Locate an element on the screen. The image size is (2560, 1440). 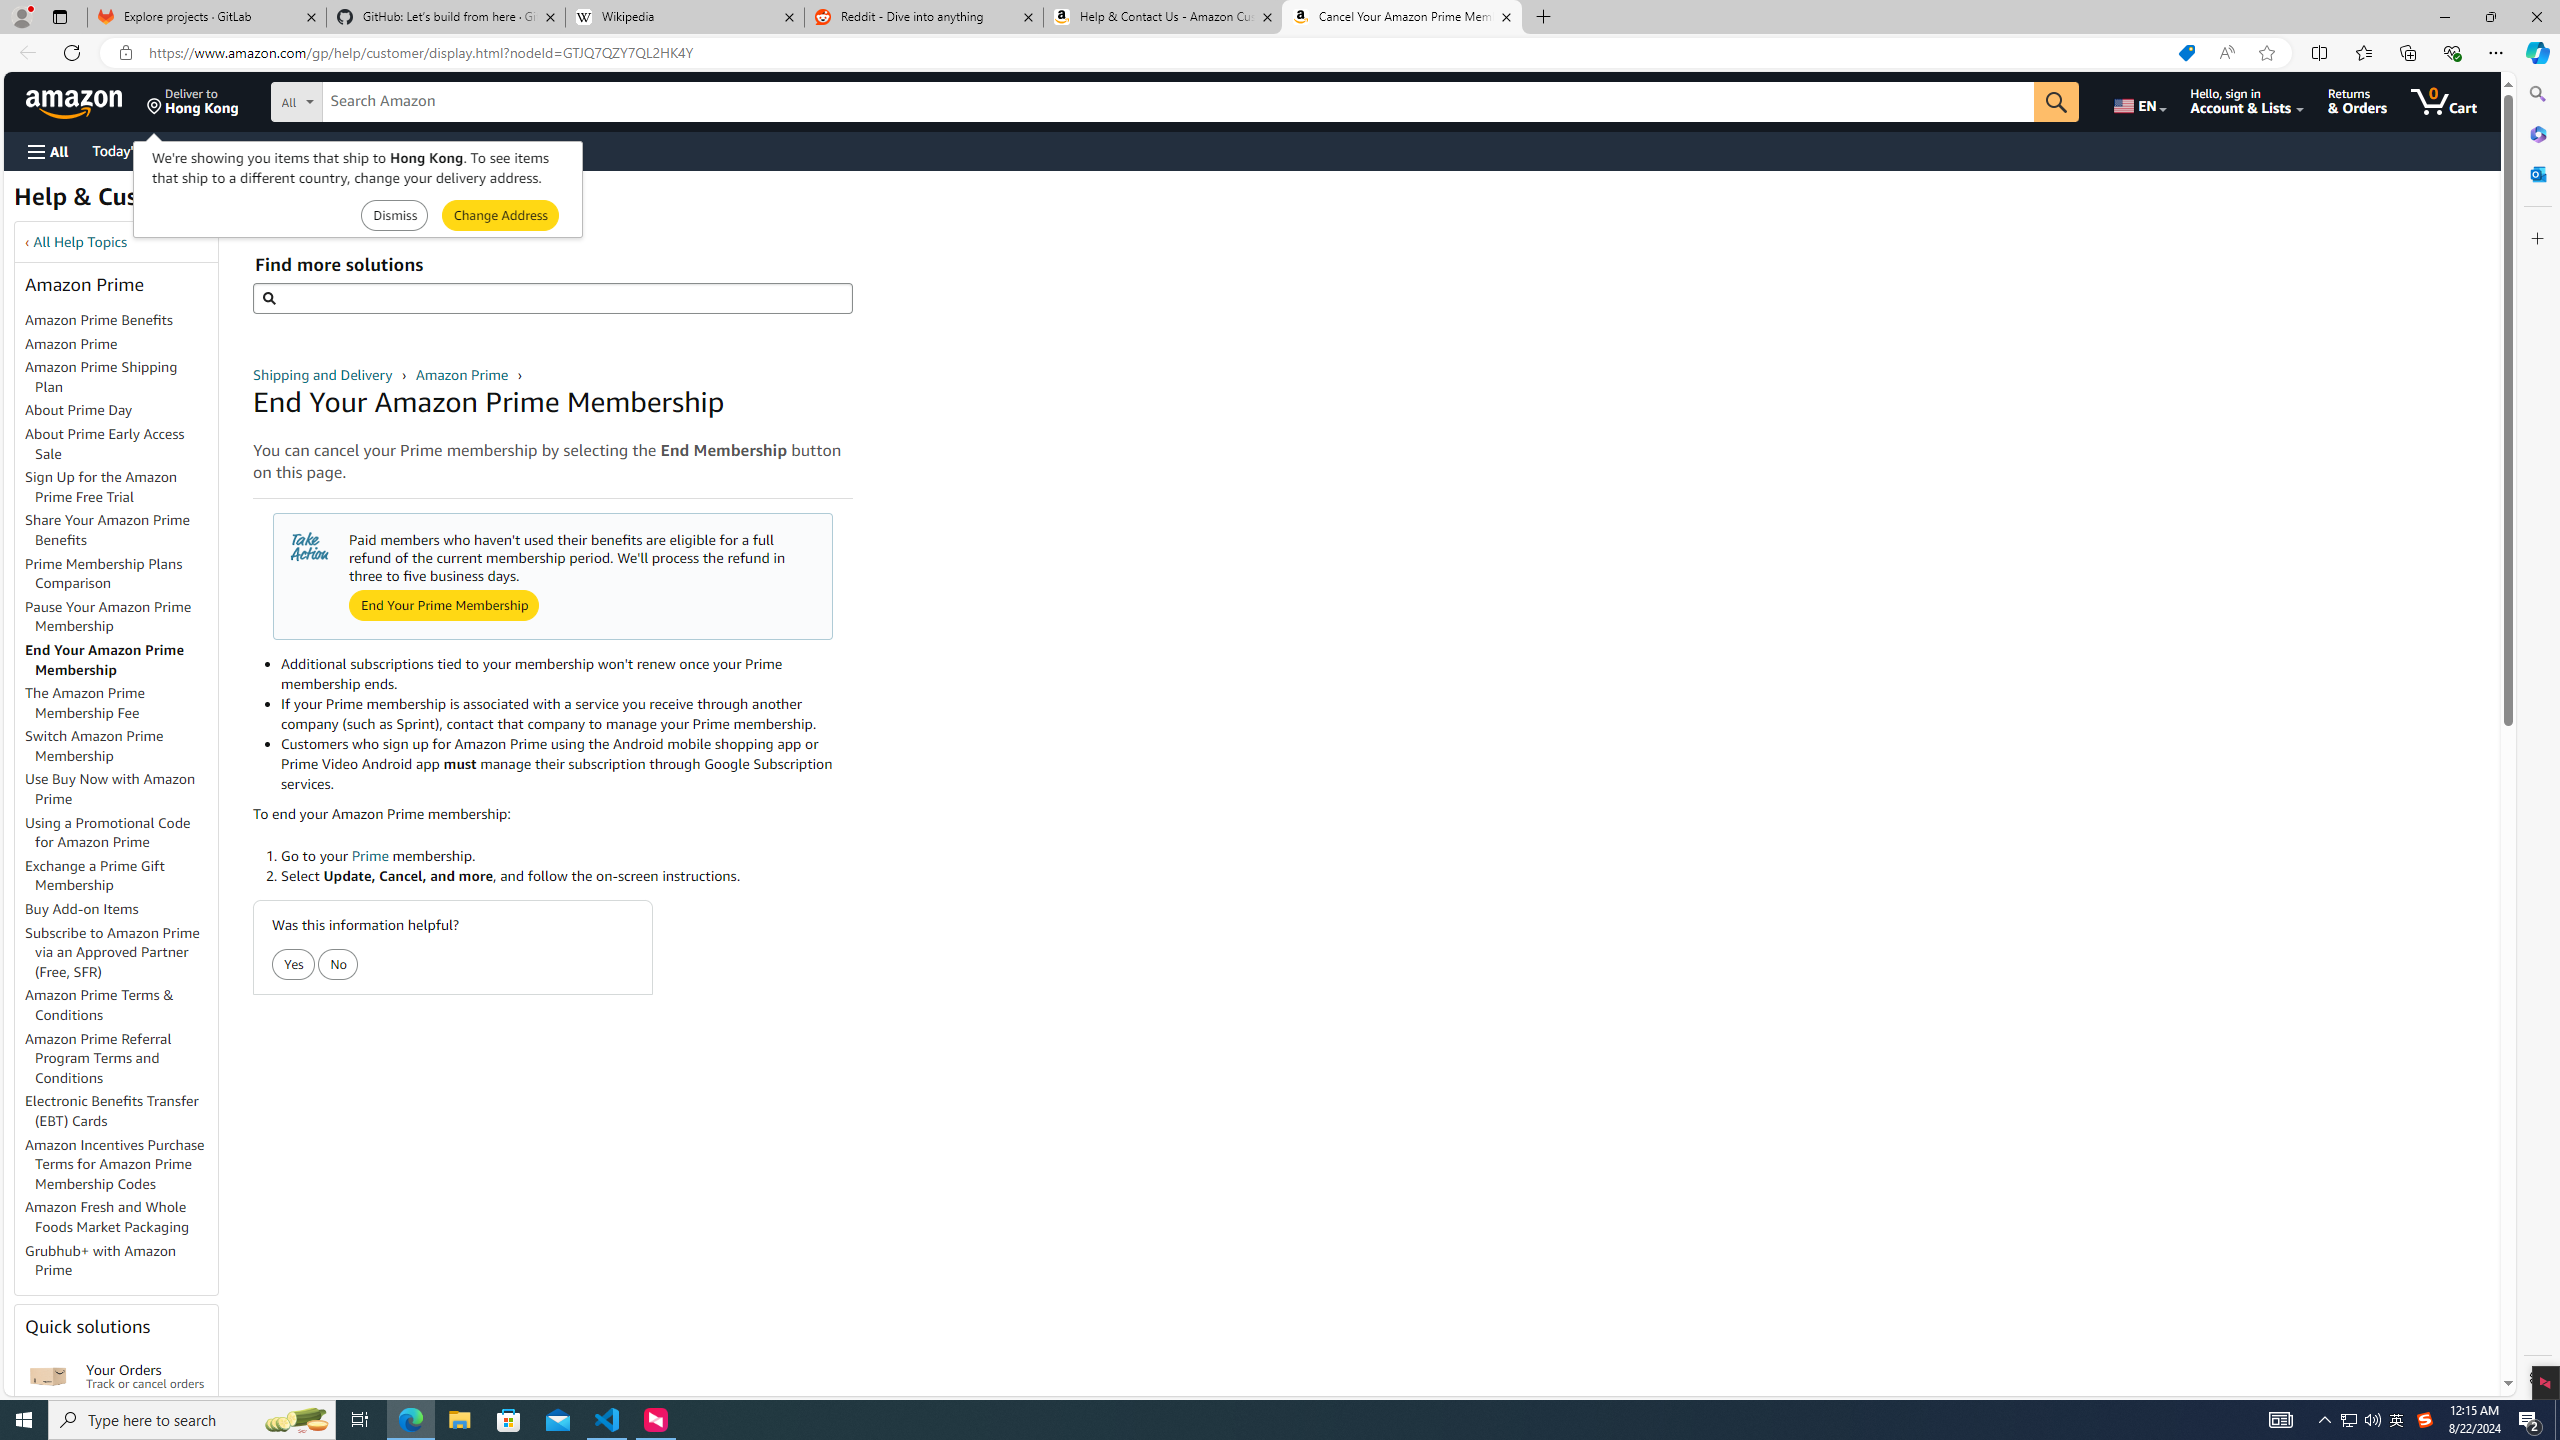
'Amazon Prime ' is located at coordinates (462, 375).